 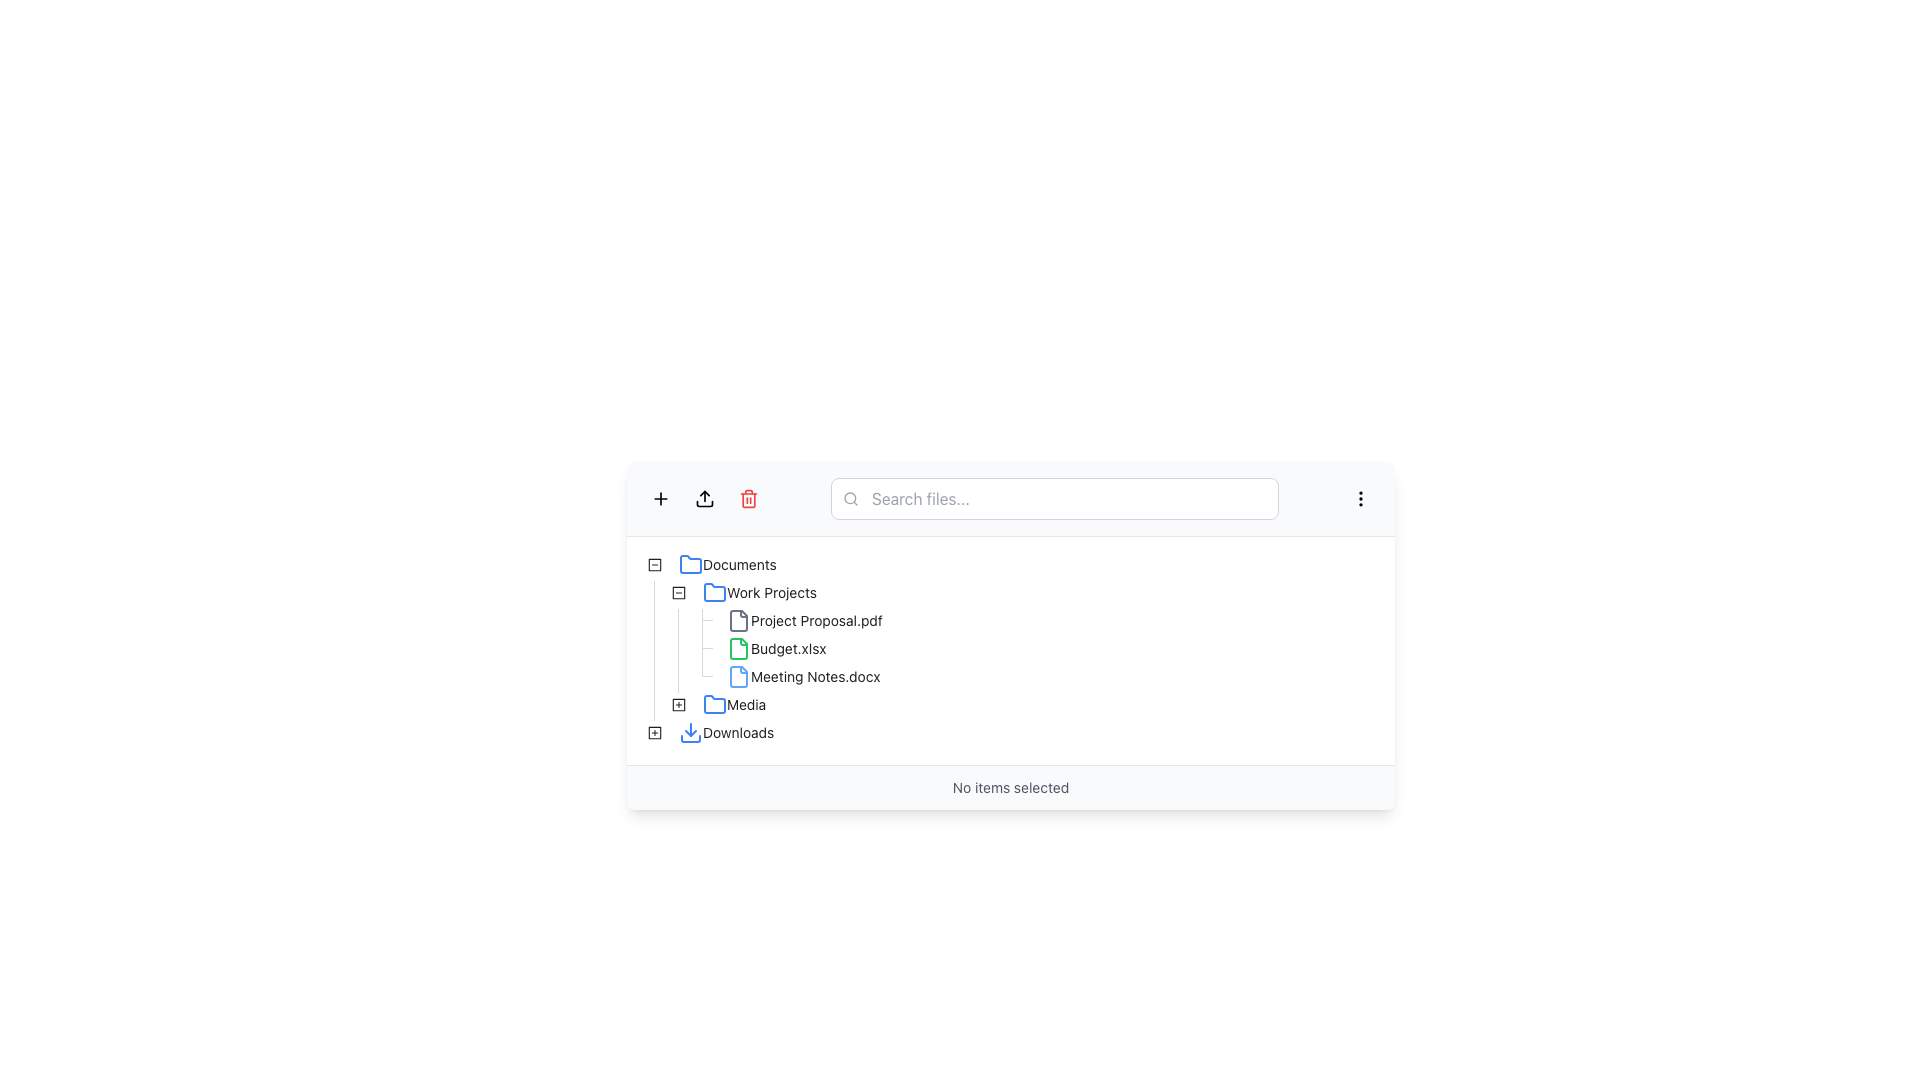 What do you see at coordinates (747, 497) in the screenshot?
I see `the trash can icon located in the upper-right corner of the file management interface` at bounding box center [747, 497].